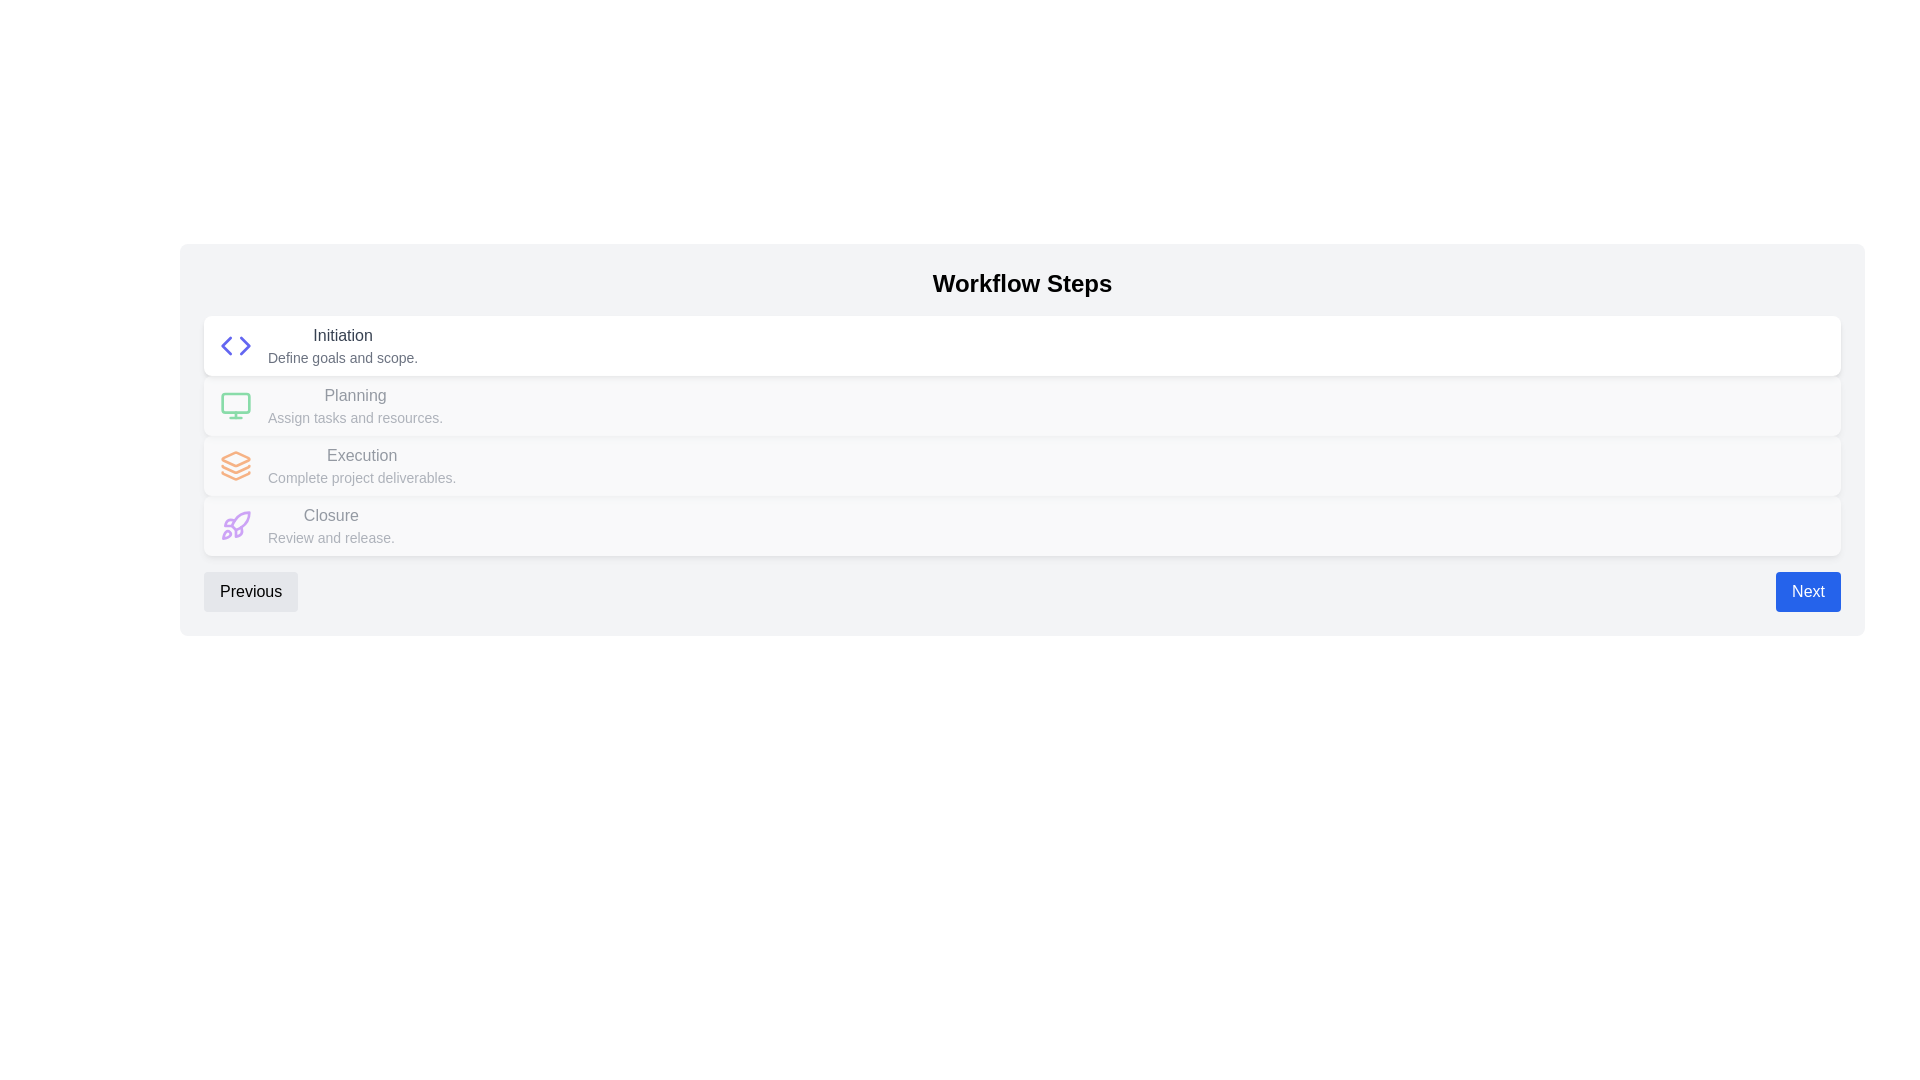 This screenshot has height=1080, width=1920. What do you see at coordinates (235, 345) in the screenshot?
I see `the icon located in the first workflow step labeled 'Initiation', positioned to the left of the step's textual content` at bounding box center [235, 345].